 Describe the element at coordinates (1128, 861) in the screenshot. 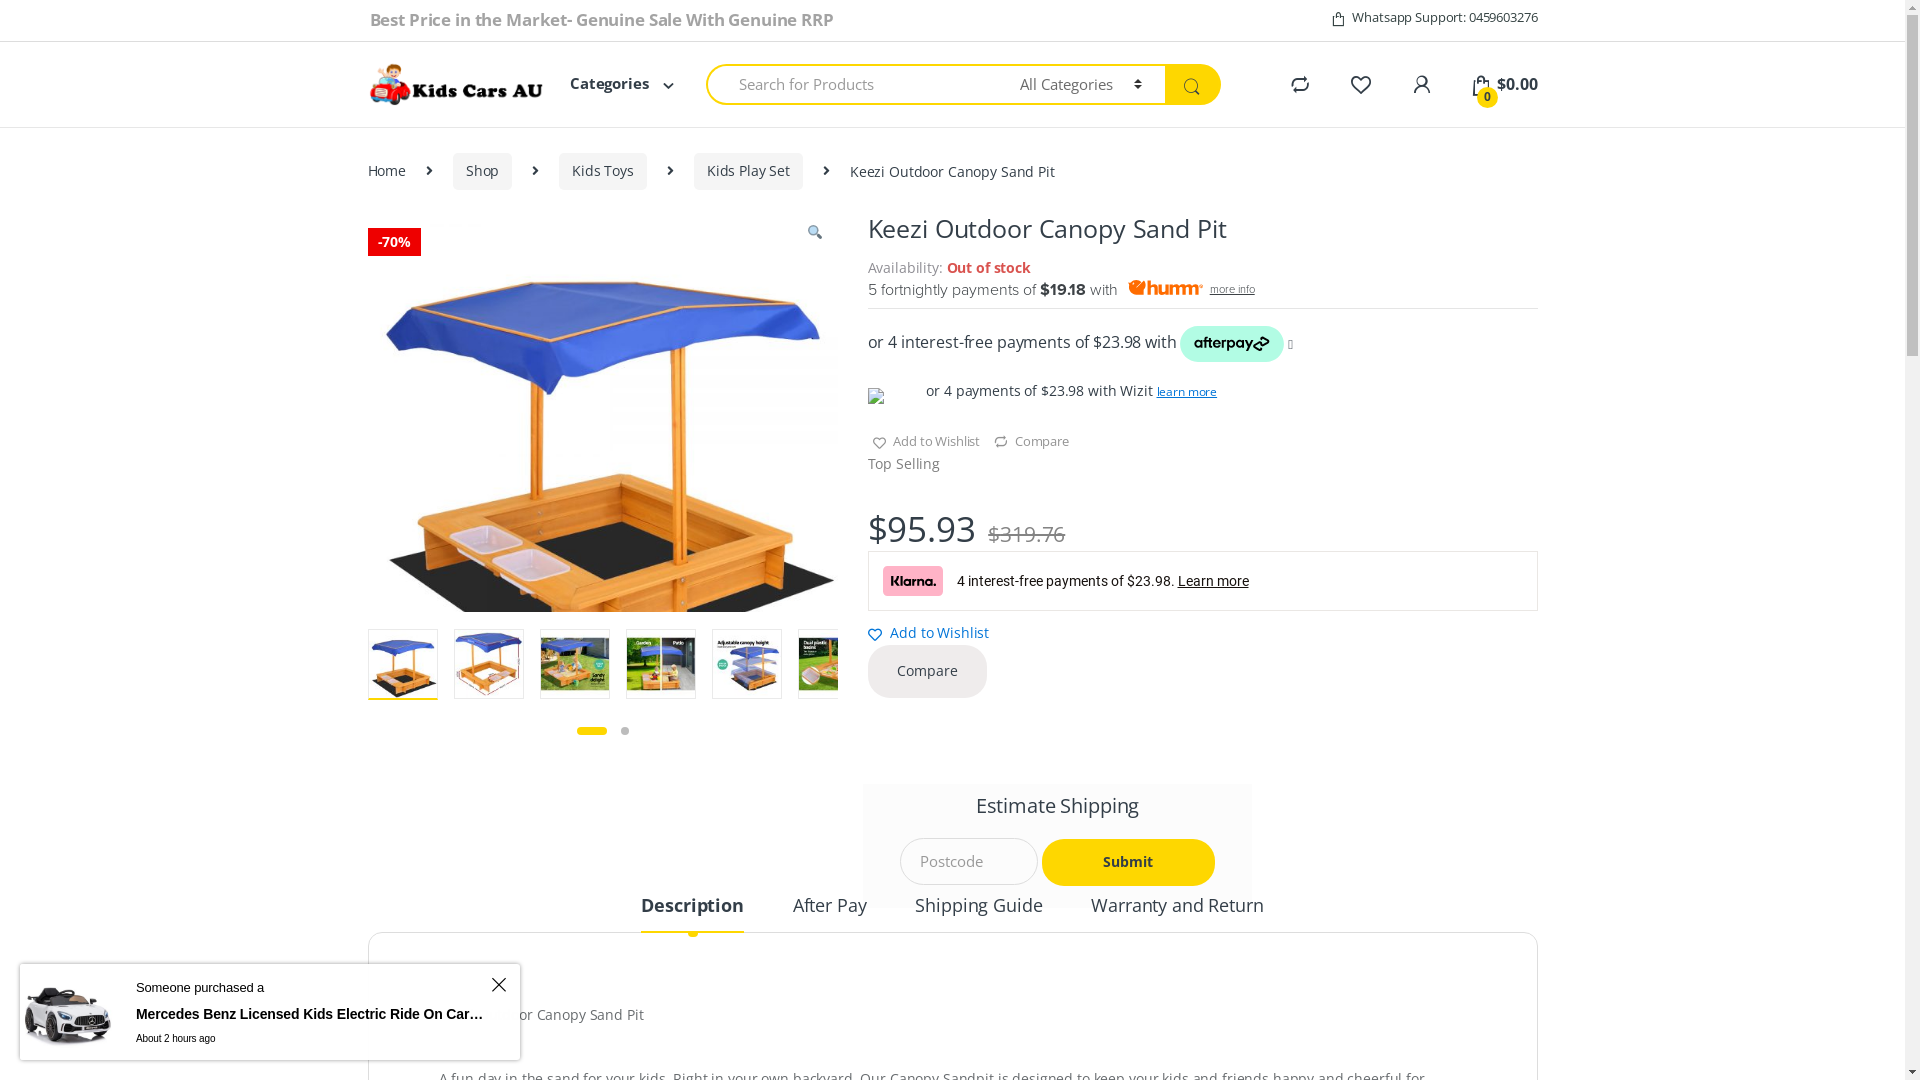

I see `'Submit'` at that location.